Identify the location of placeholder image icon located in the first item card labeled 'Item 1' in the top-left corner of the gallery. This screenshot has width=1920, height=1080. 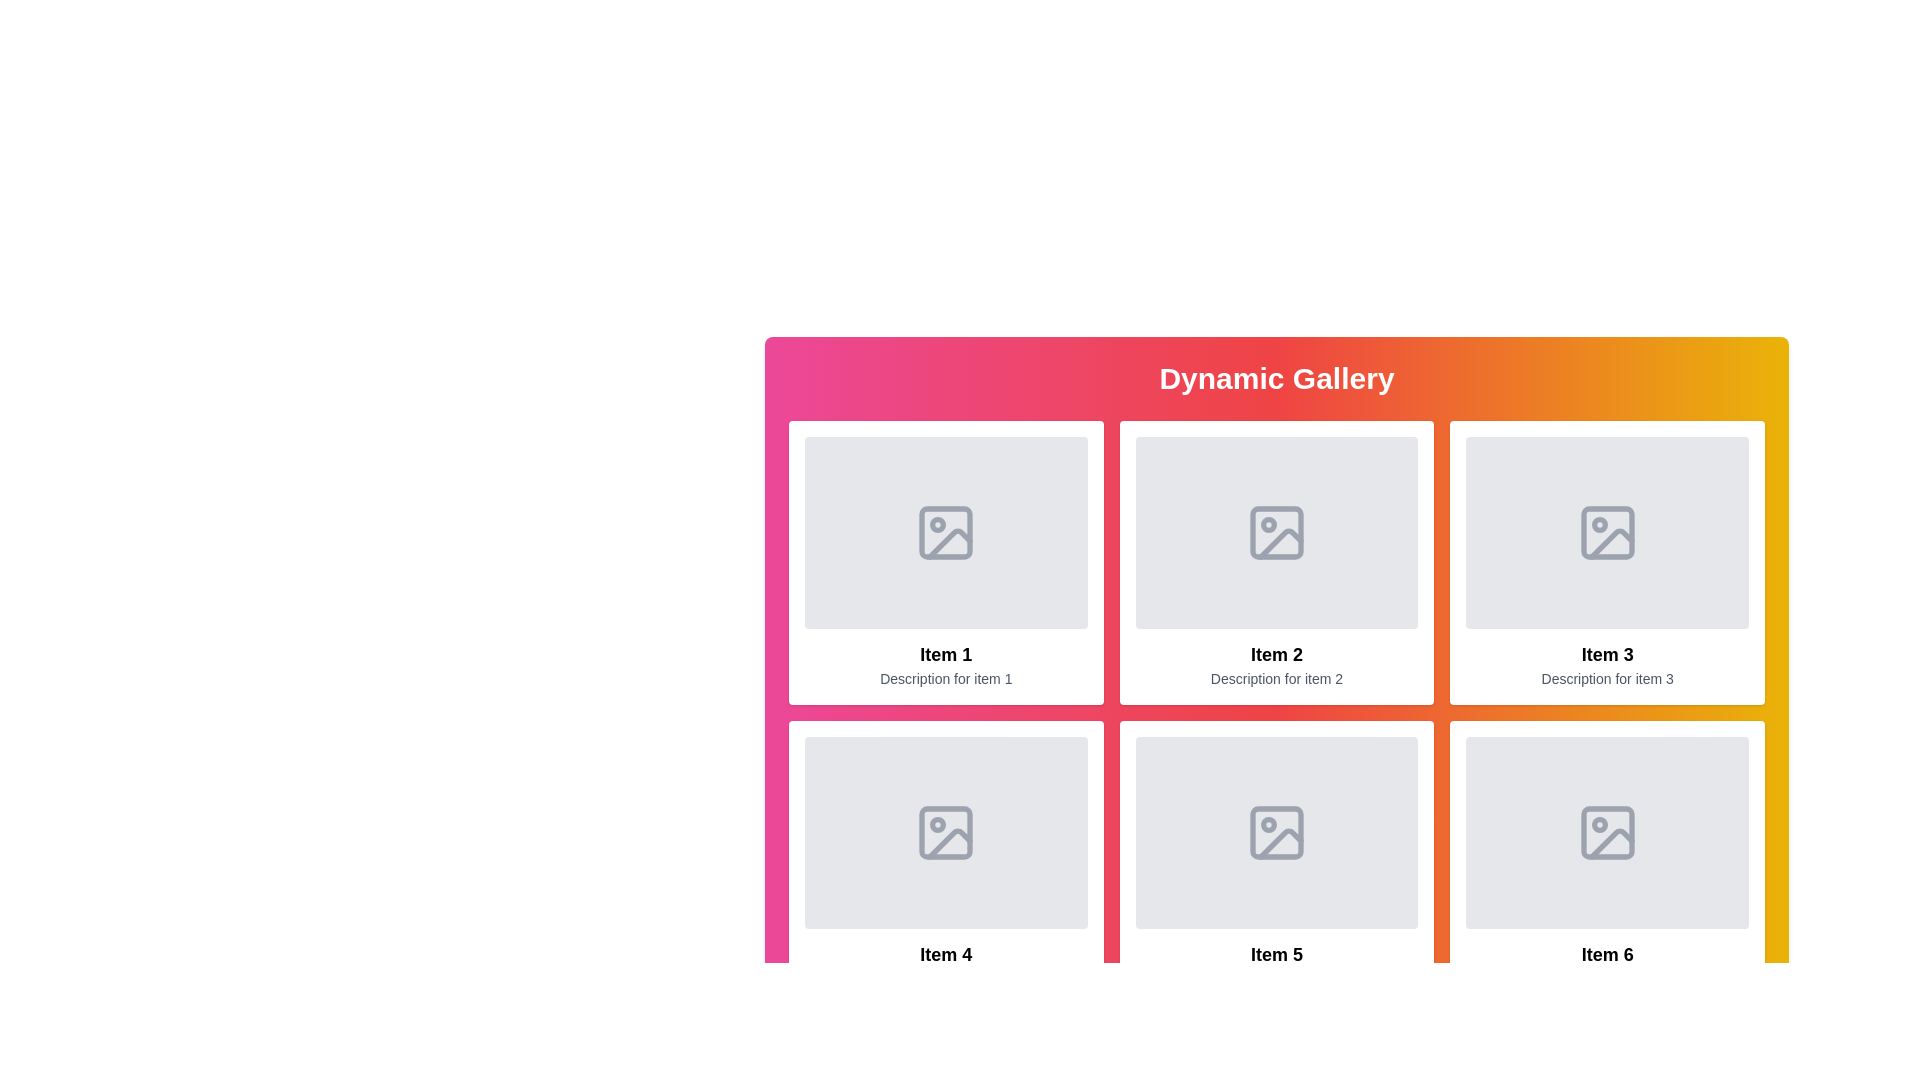
(945, 531).